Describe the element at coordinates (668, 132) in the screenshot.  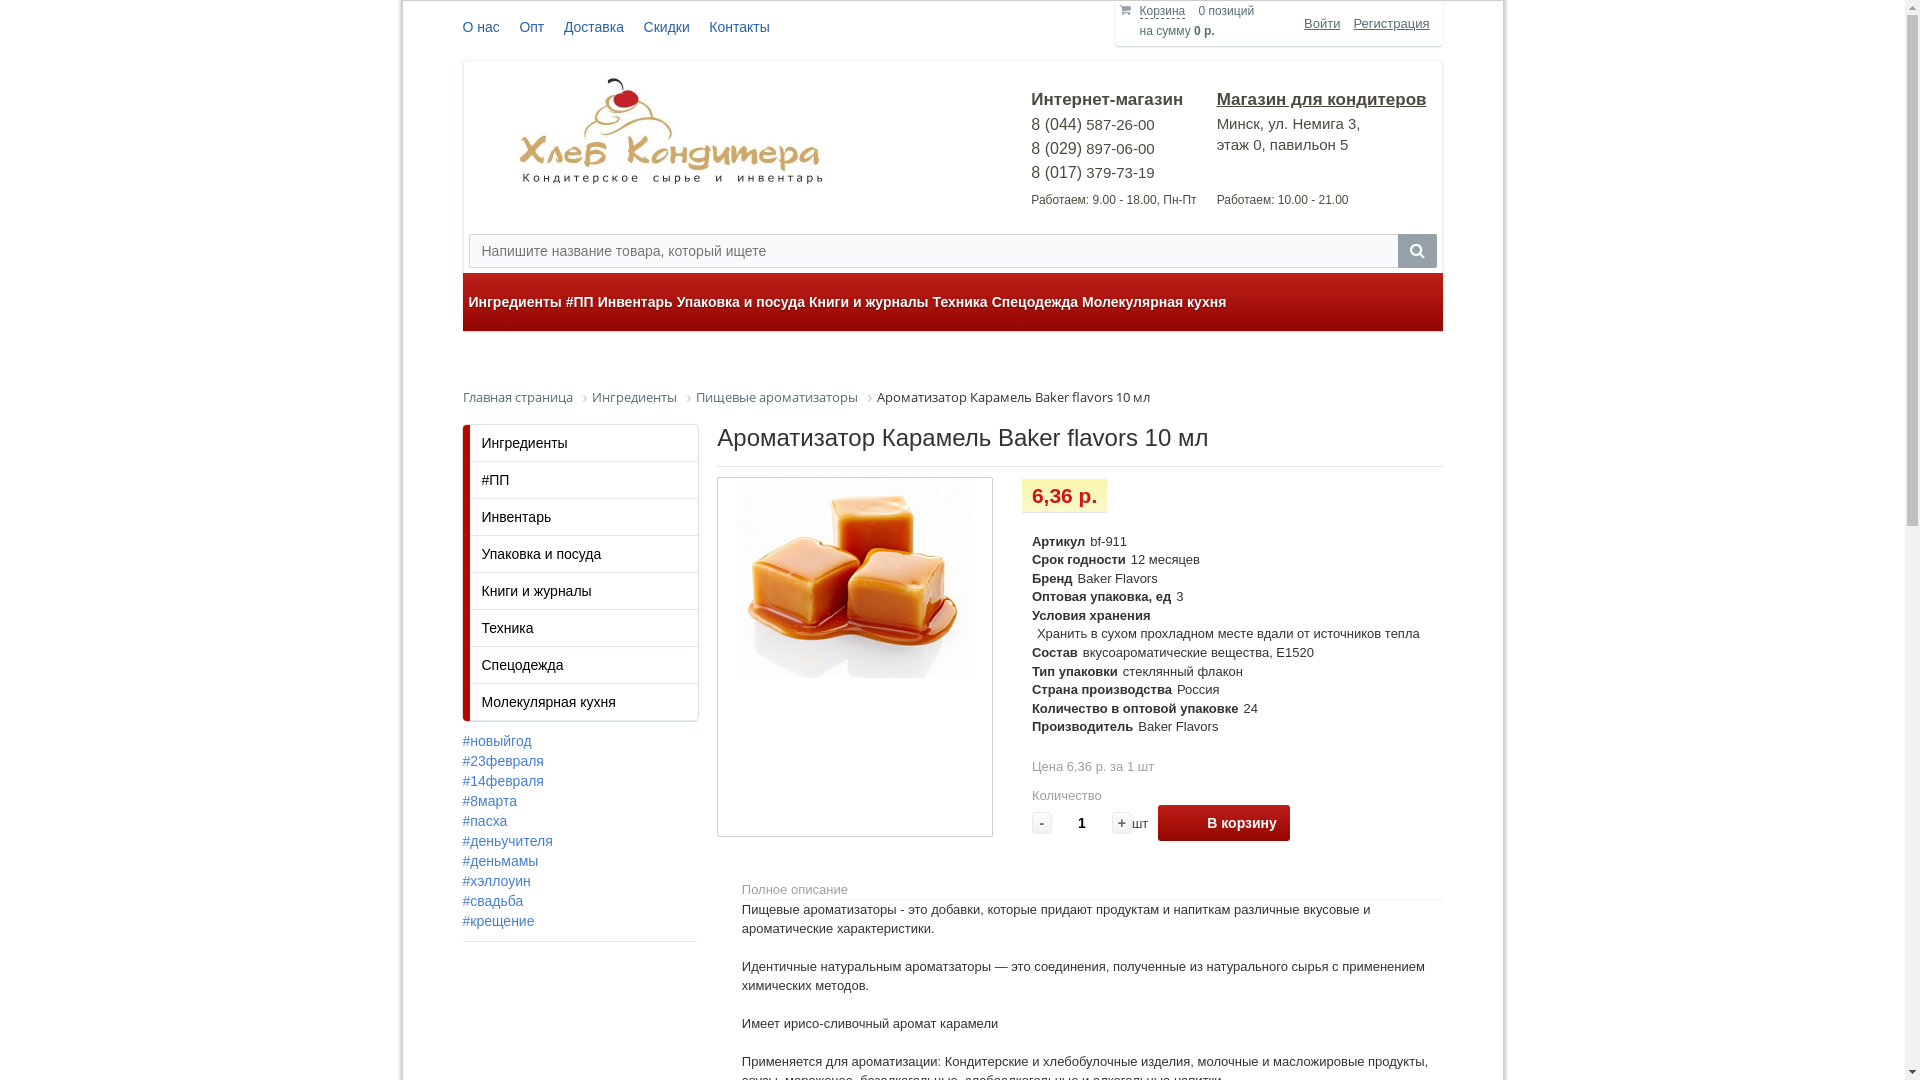
I see `'logo-hleb-conditera'` at that location.